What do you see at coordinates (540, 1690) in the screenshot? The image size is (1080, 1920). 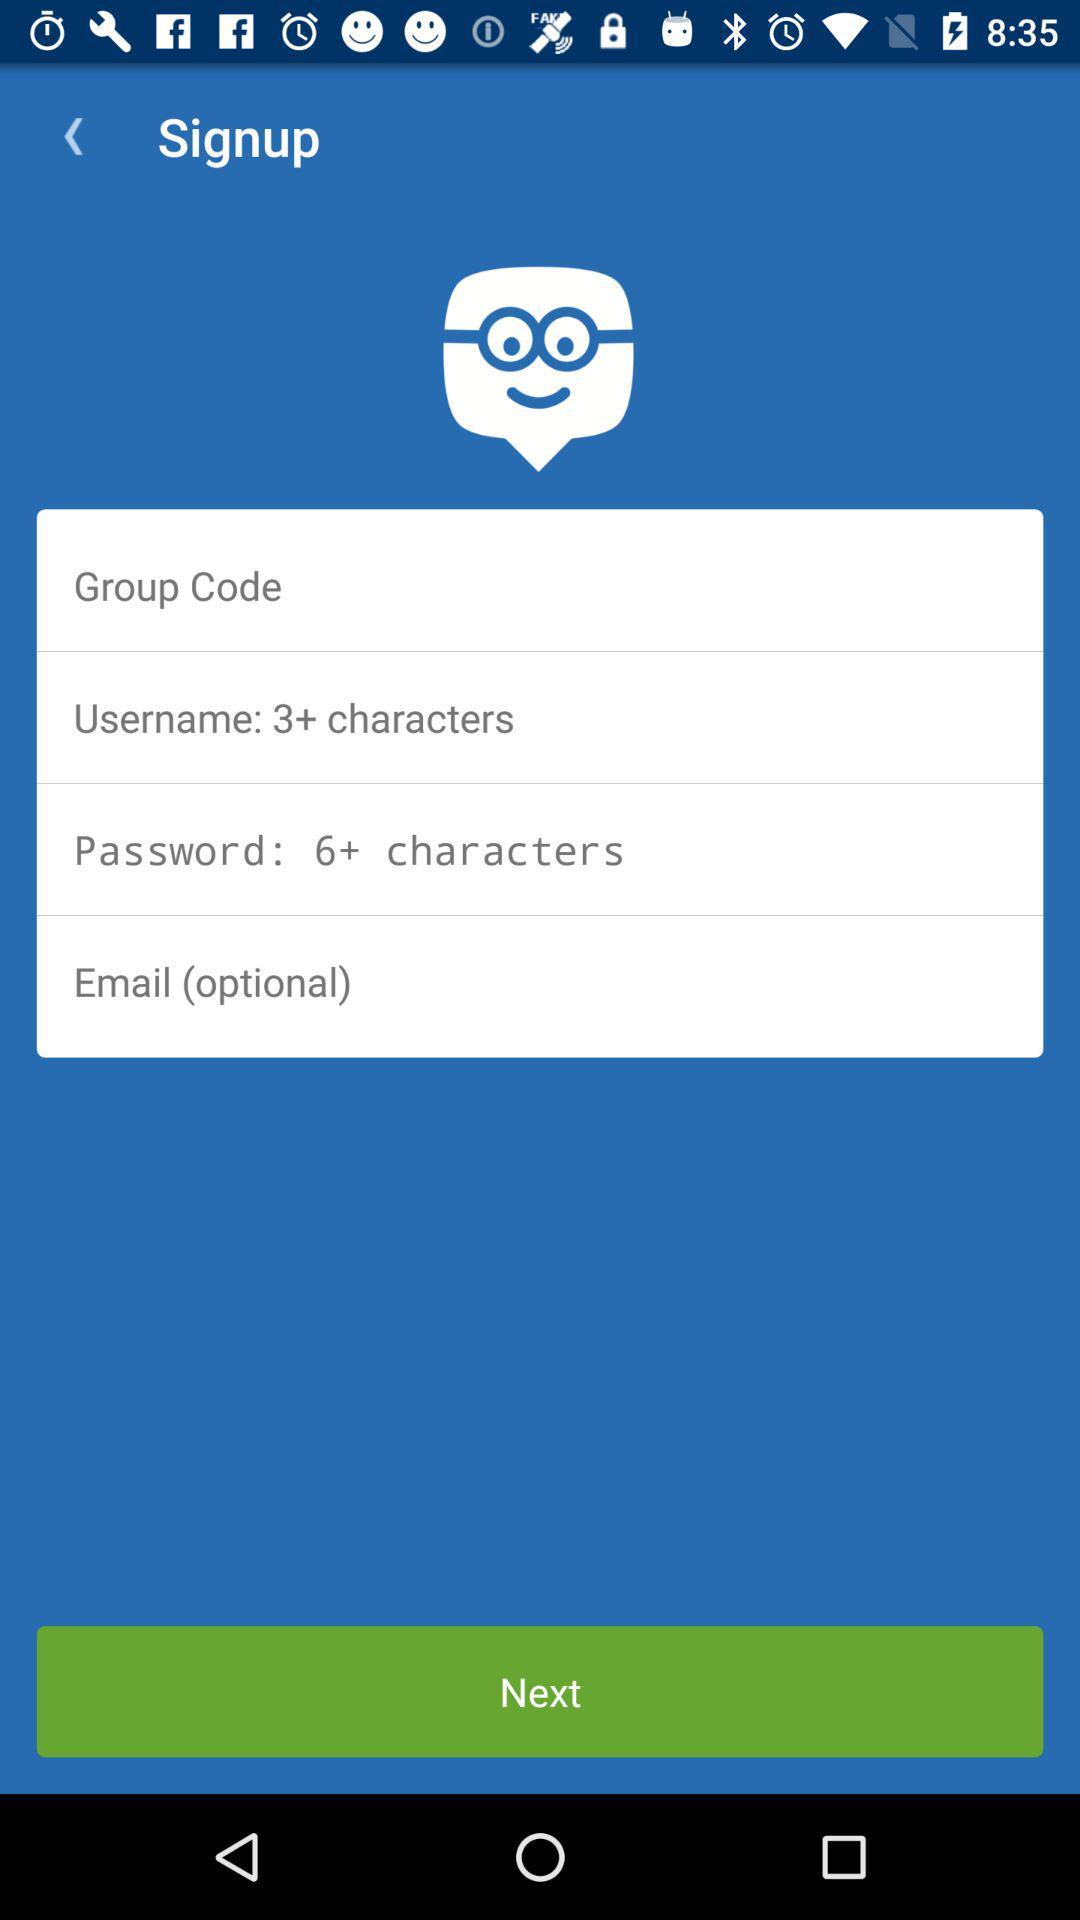 I see `next` at bounding box center [540, 1690].